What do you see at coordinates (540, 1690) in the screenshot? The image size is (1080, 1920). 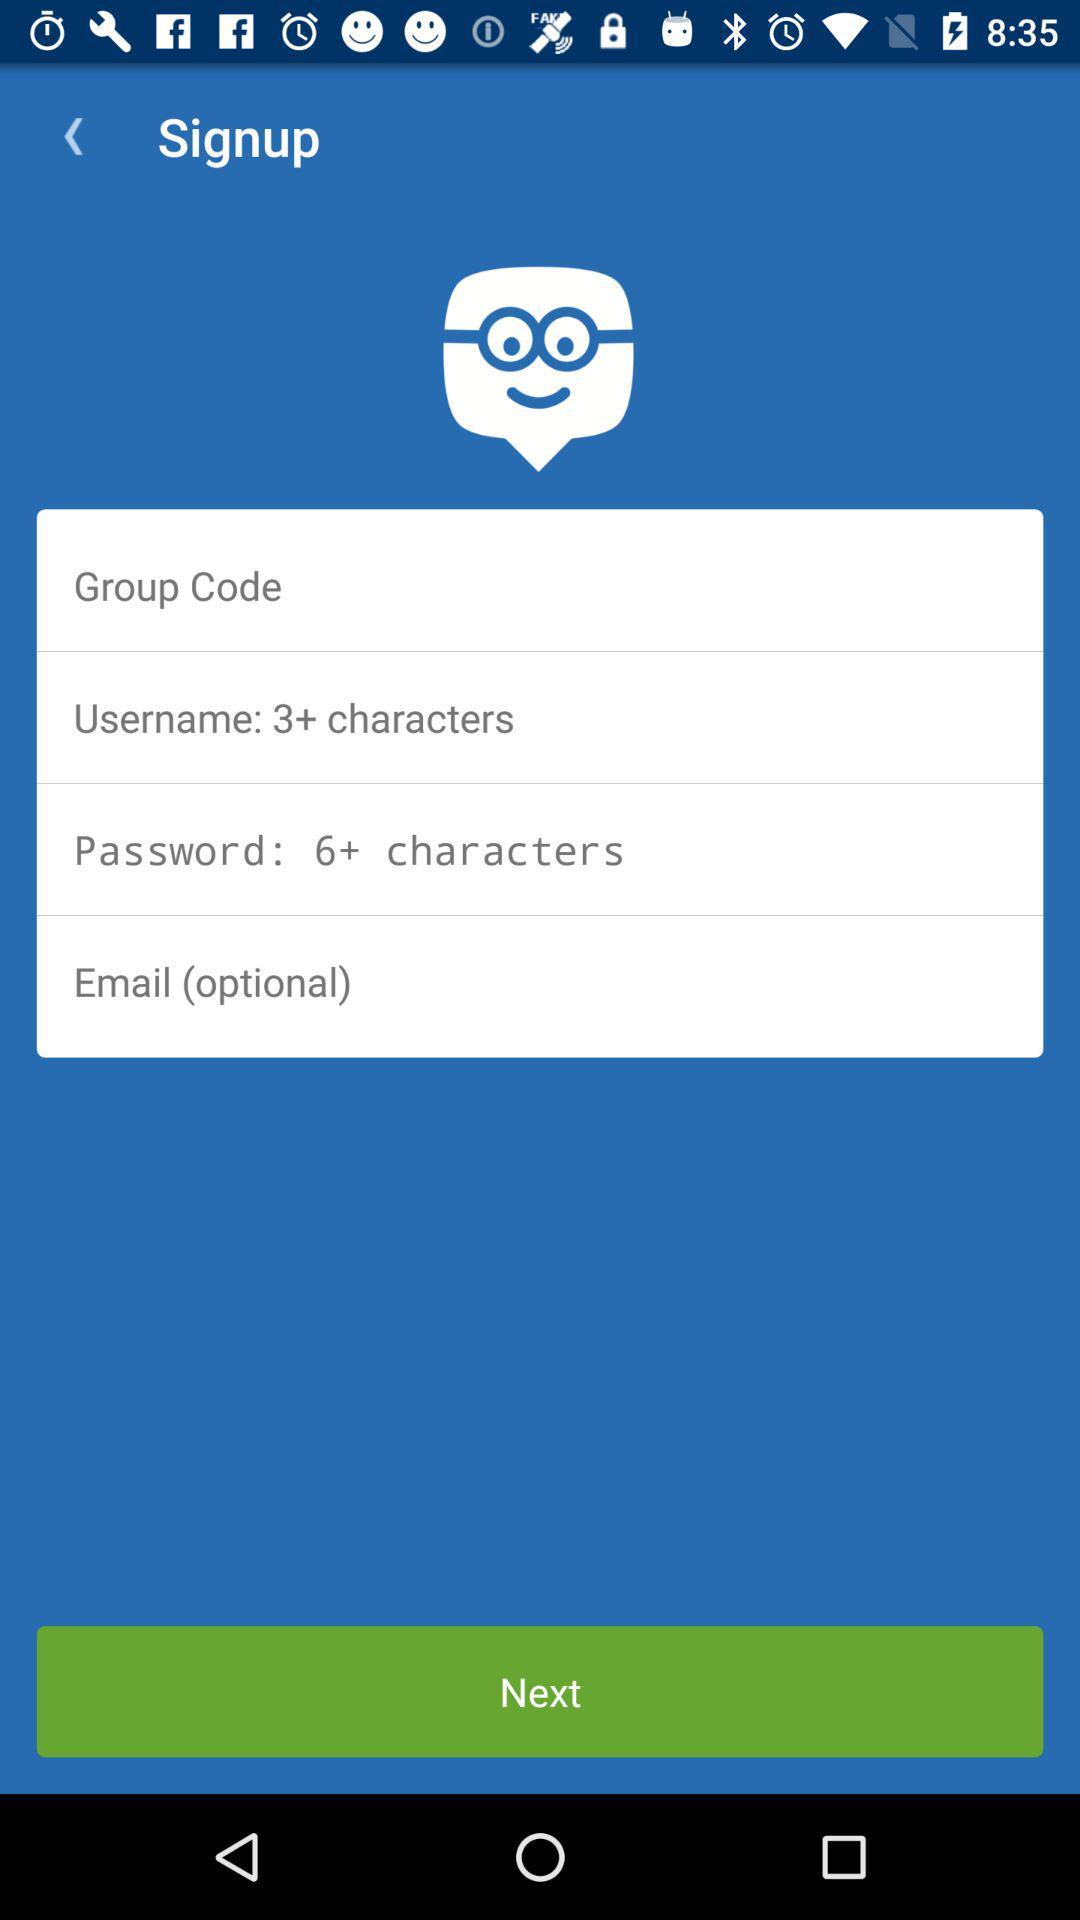 I see `next` at bounding box center [540, 1690].